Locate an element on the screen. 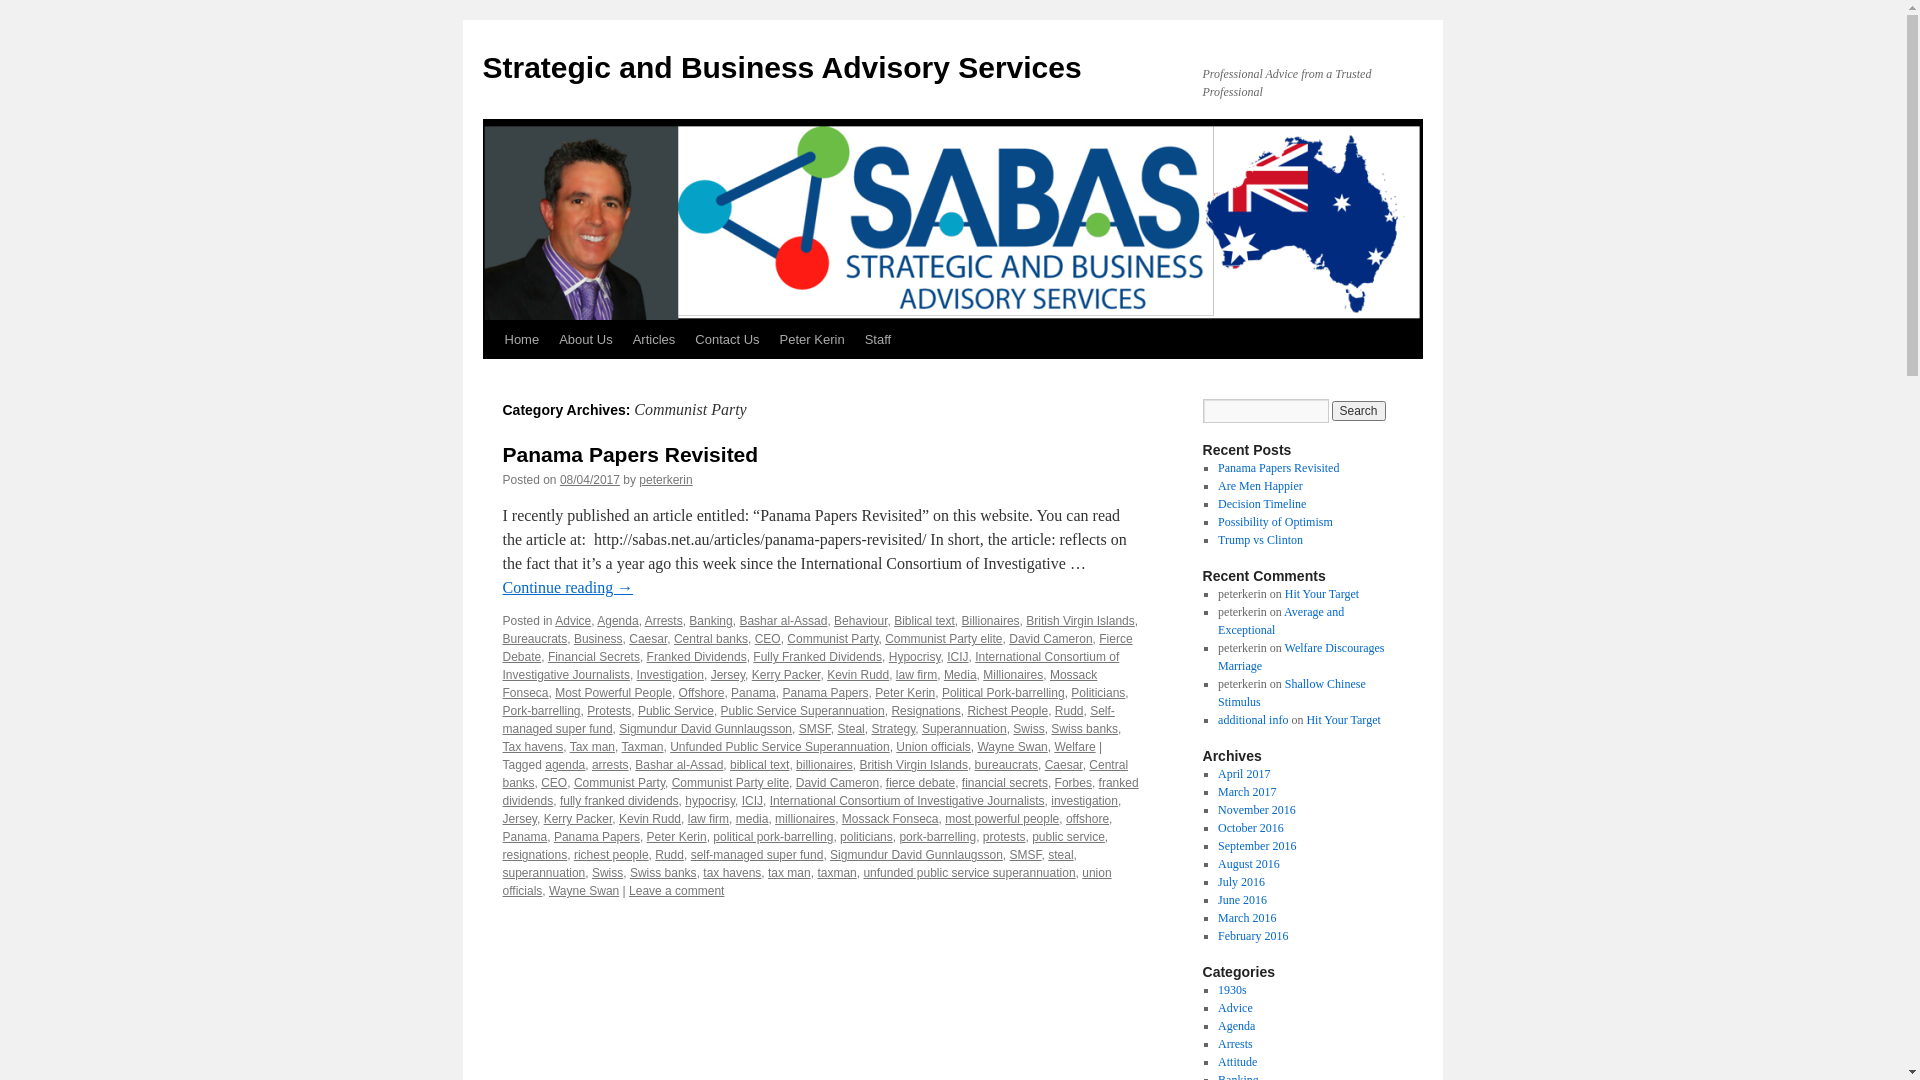  'Unfunded Public Service Superannuation' is located at coordinates (778, 747).